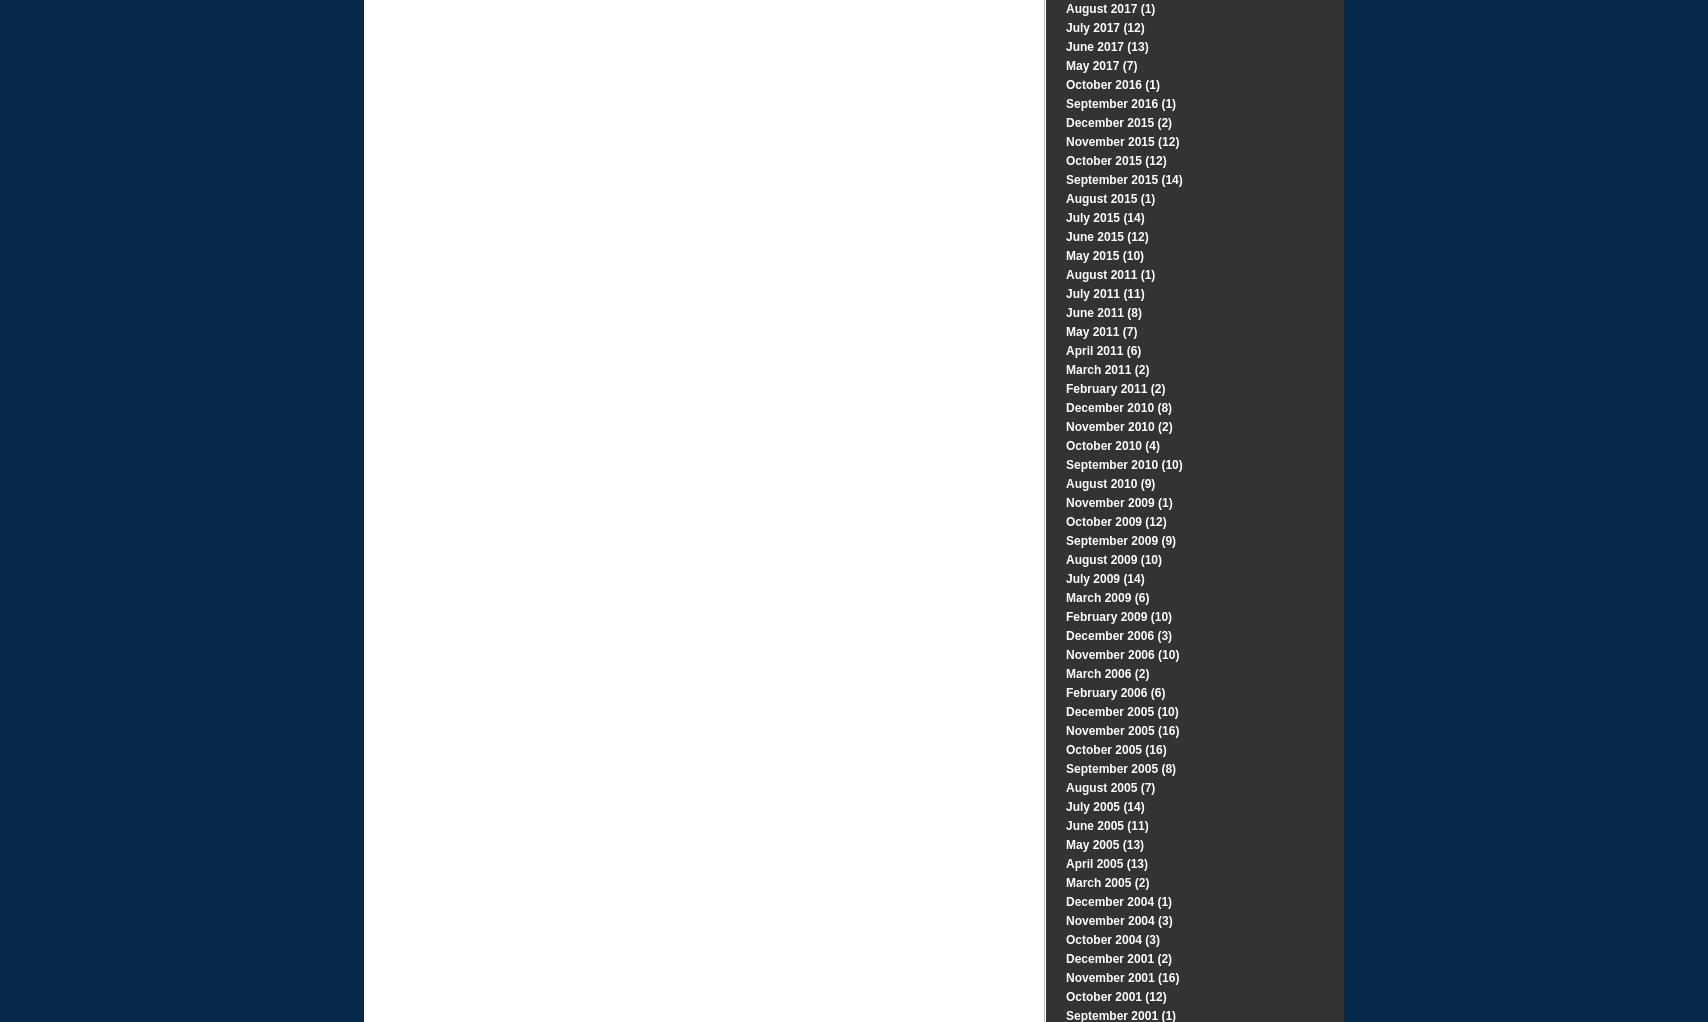  What do you see at coordinates (1105, 27) in the screenshot?
I see `'July 2017 (12)'` at bounding box center [1105, 27].